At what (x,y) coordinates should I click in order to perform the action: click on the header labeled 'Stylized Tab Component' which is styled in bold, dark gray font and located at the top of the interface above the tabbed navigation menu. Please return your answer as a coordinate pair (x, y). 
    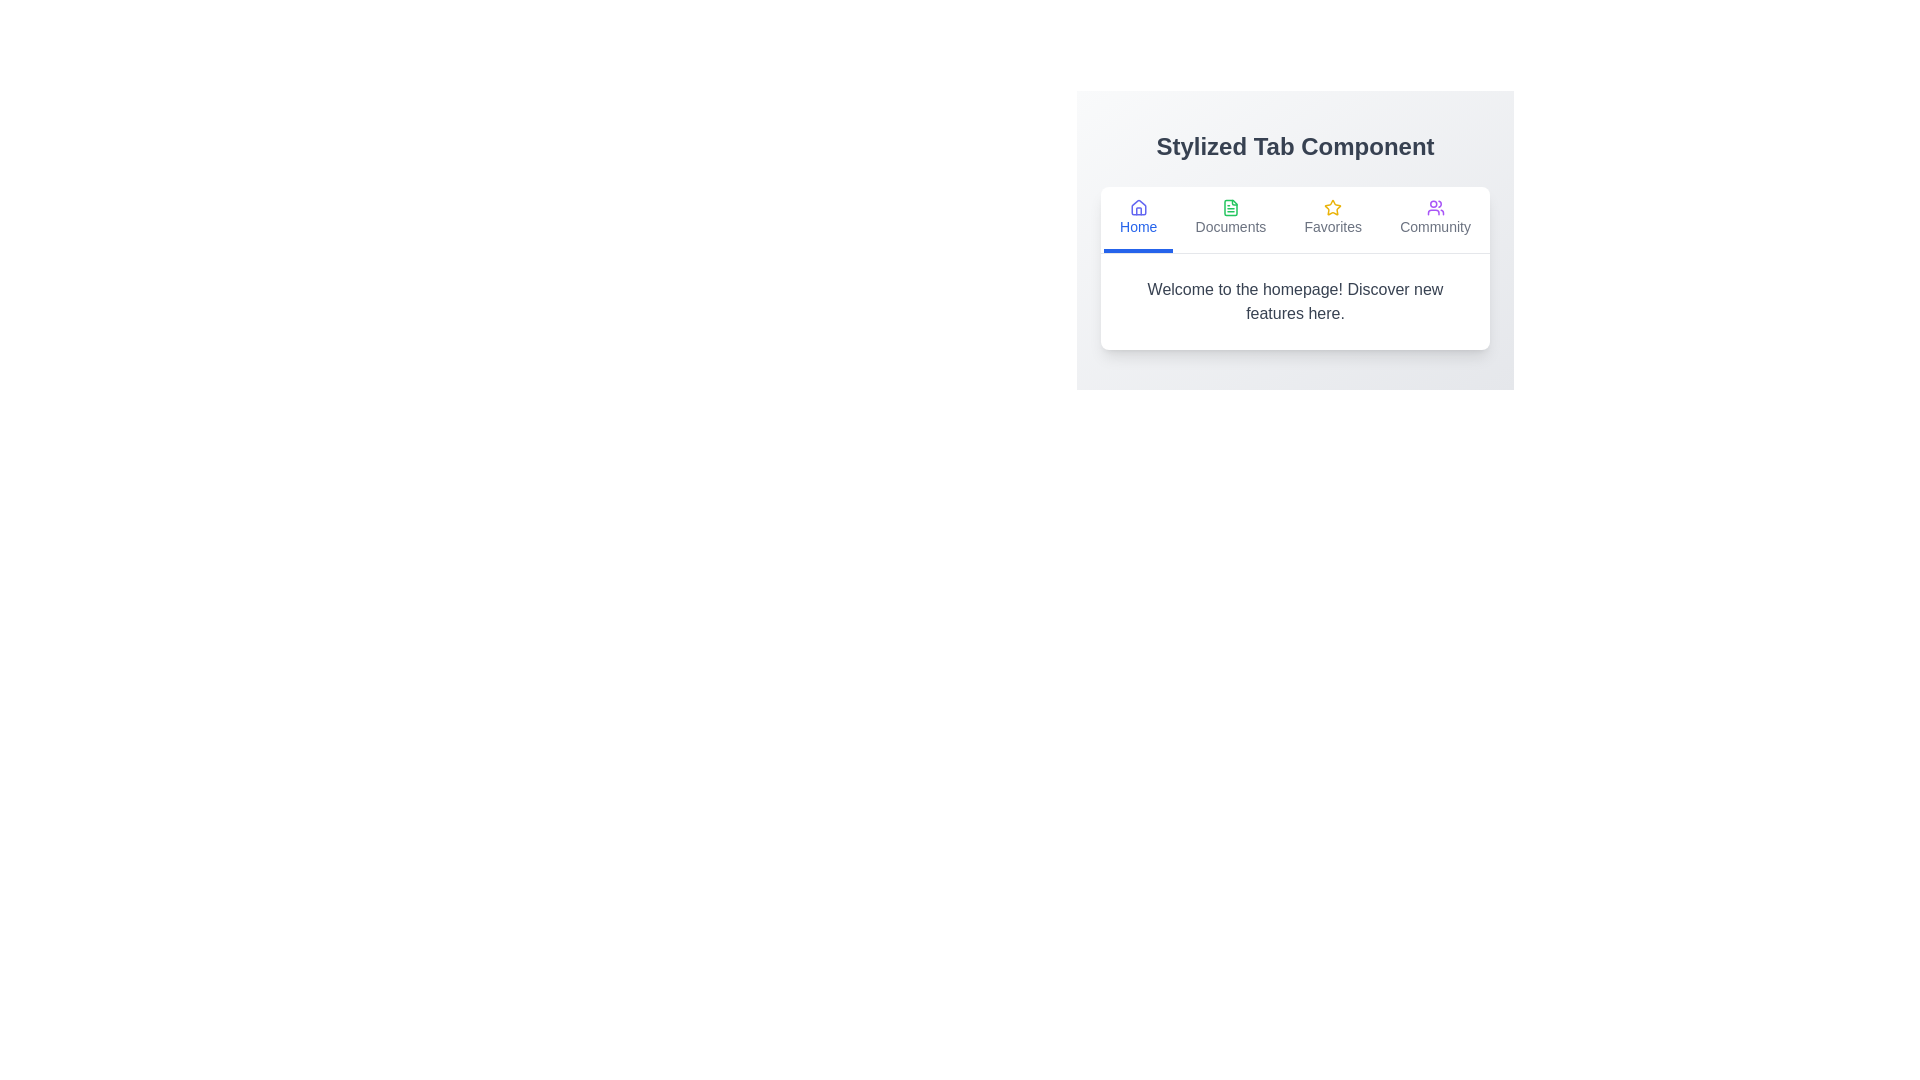
    Looking at the image, I should click on (1295, 145).